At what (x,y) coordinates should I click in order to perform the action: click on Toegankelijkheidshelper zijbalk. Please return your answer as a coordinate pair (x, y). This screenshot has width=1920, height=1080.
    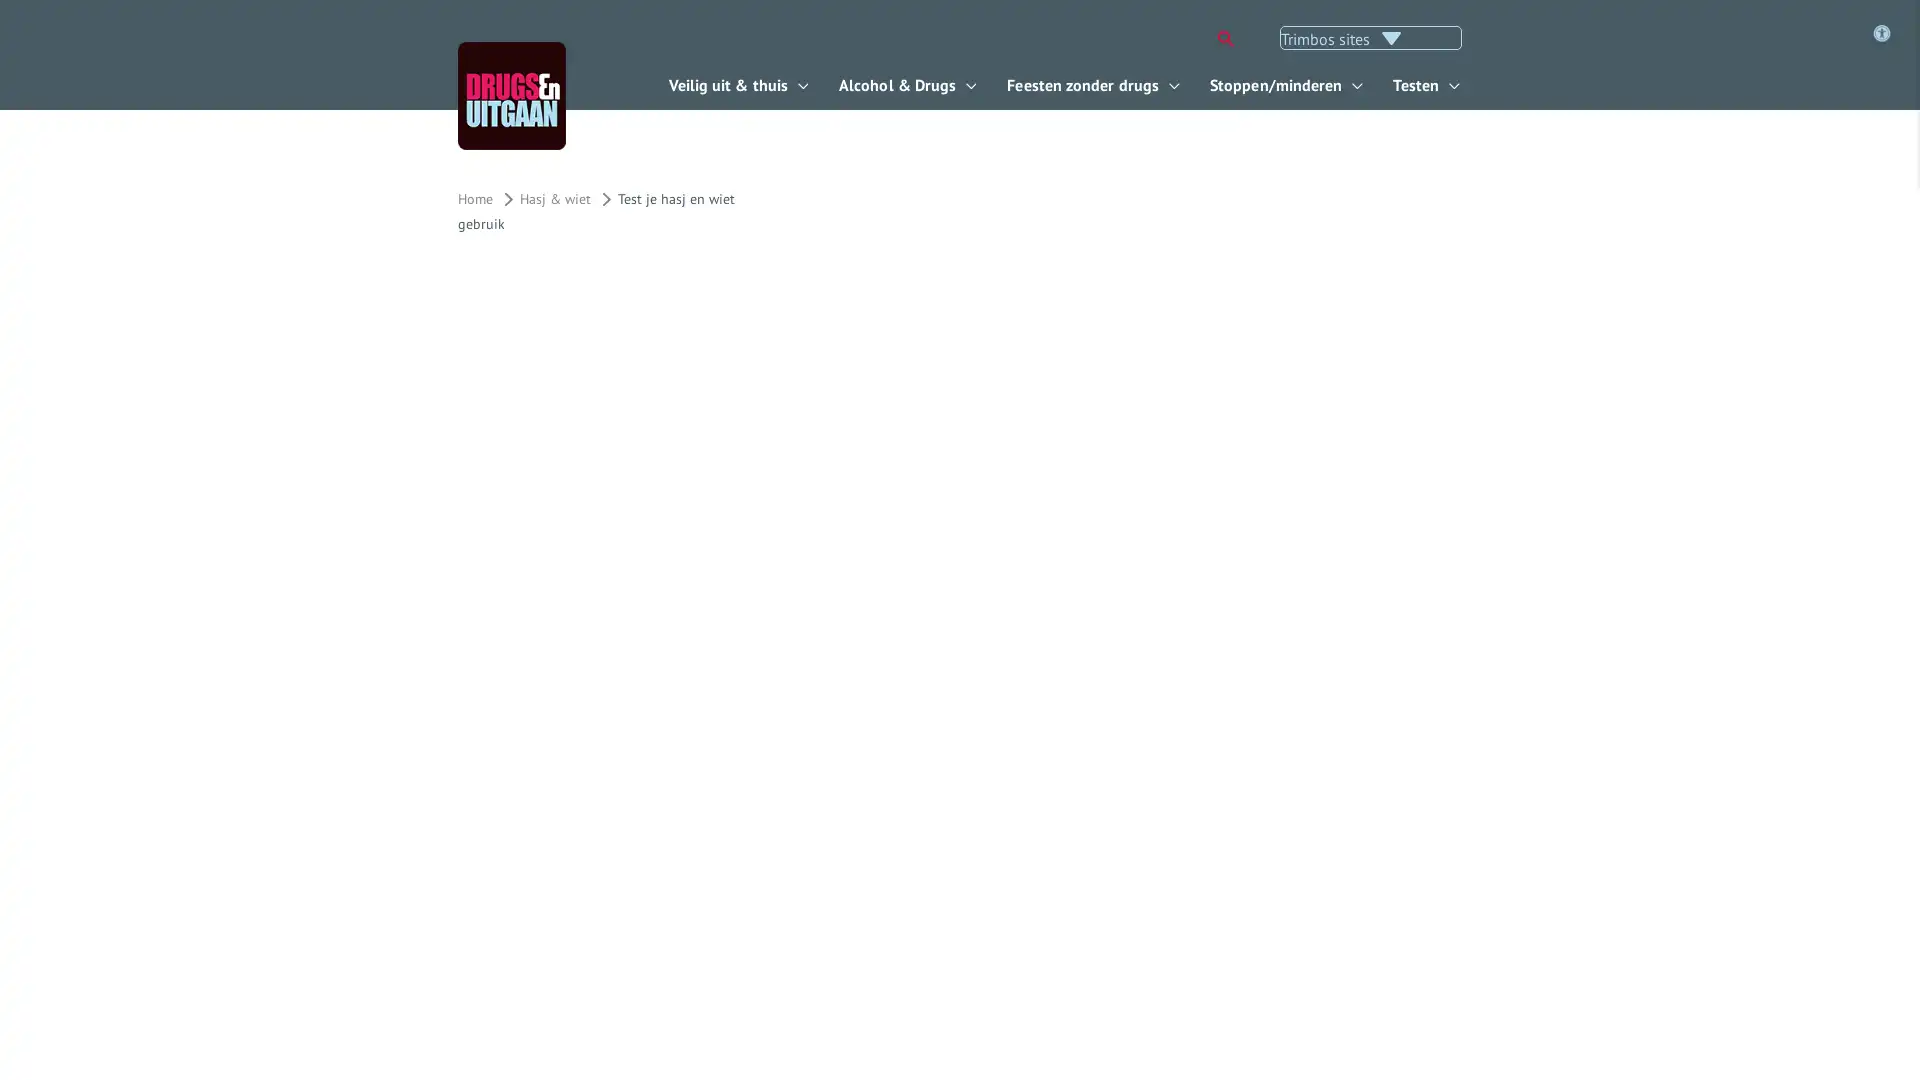
    Looking at the image, I should click on (746, 157).